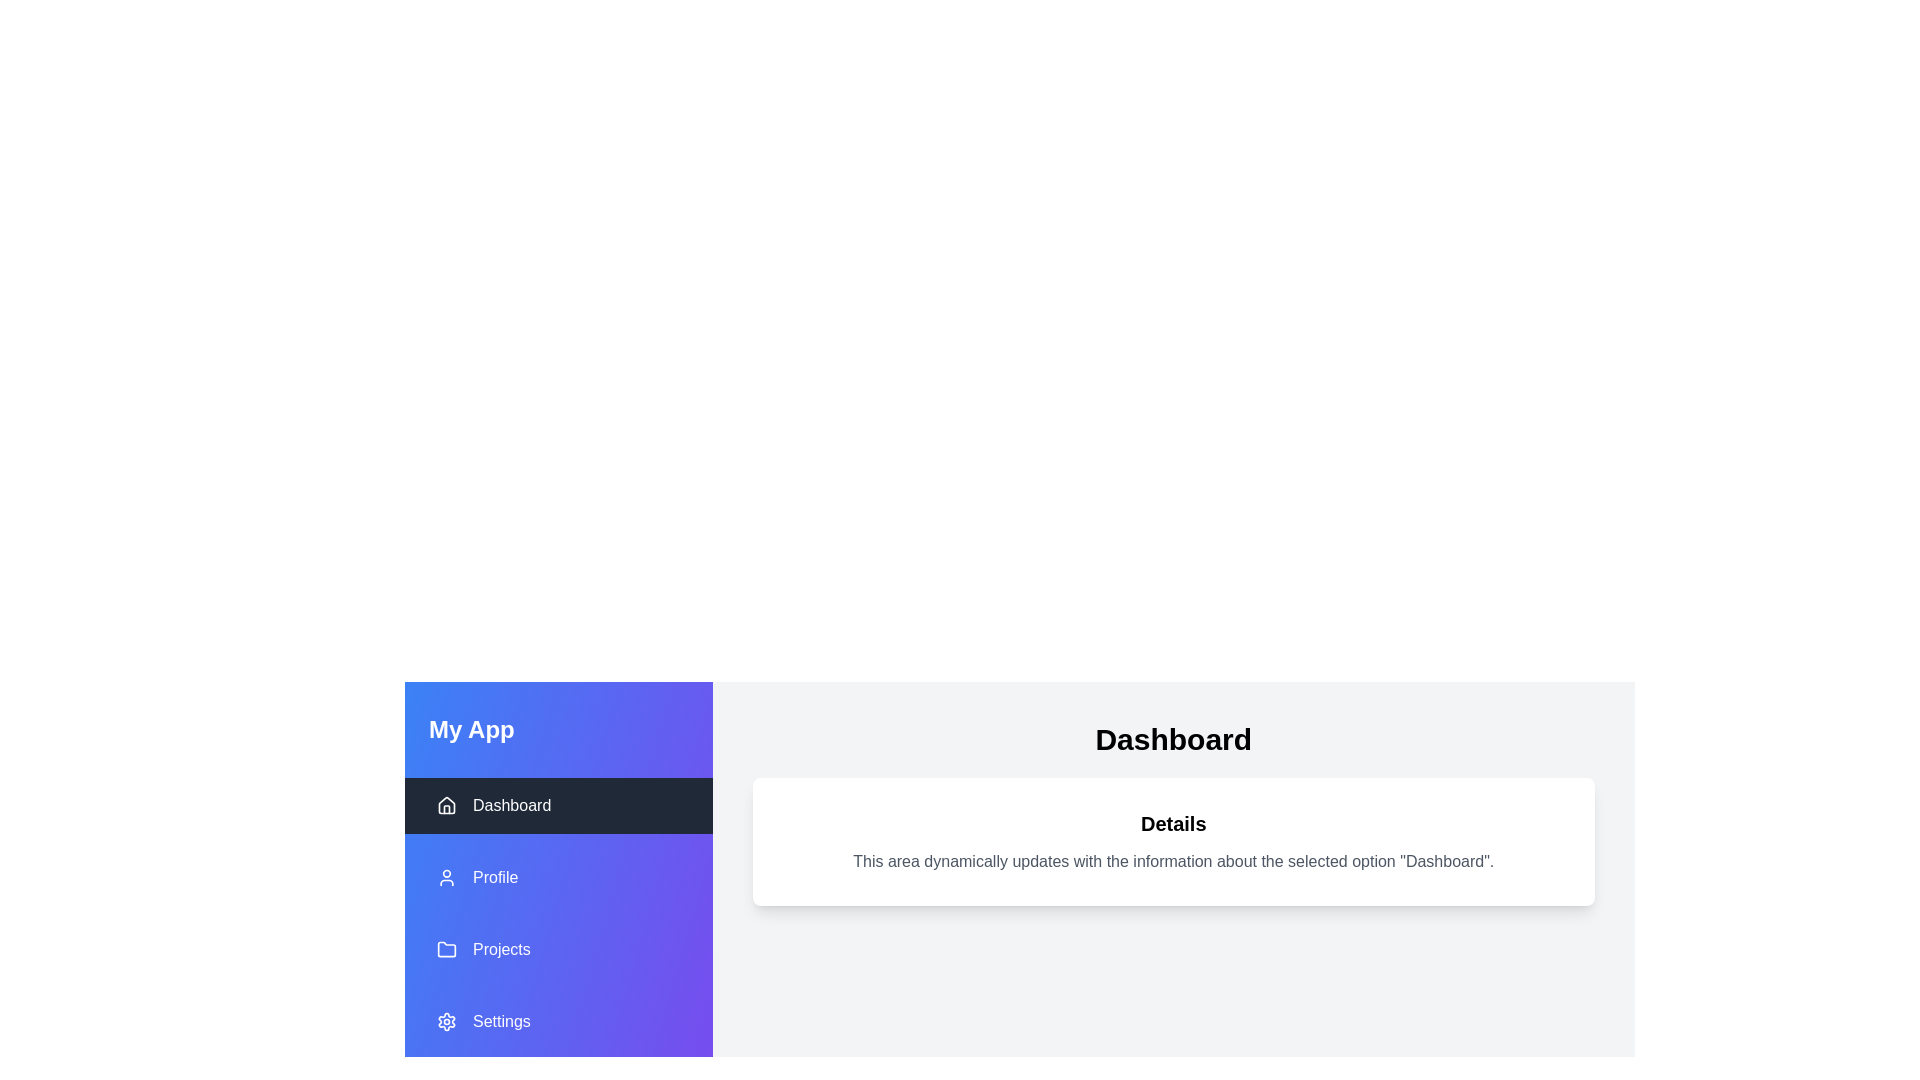 The image size is (1920, 1080). Describe the element at coordinates (558, 948) in the screenshot. I see `the menu item Projects` at that location.